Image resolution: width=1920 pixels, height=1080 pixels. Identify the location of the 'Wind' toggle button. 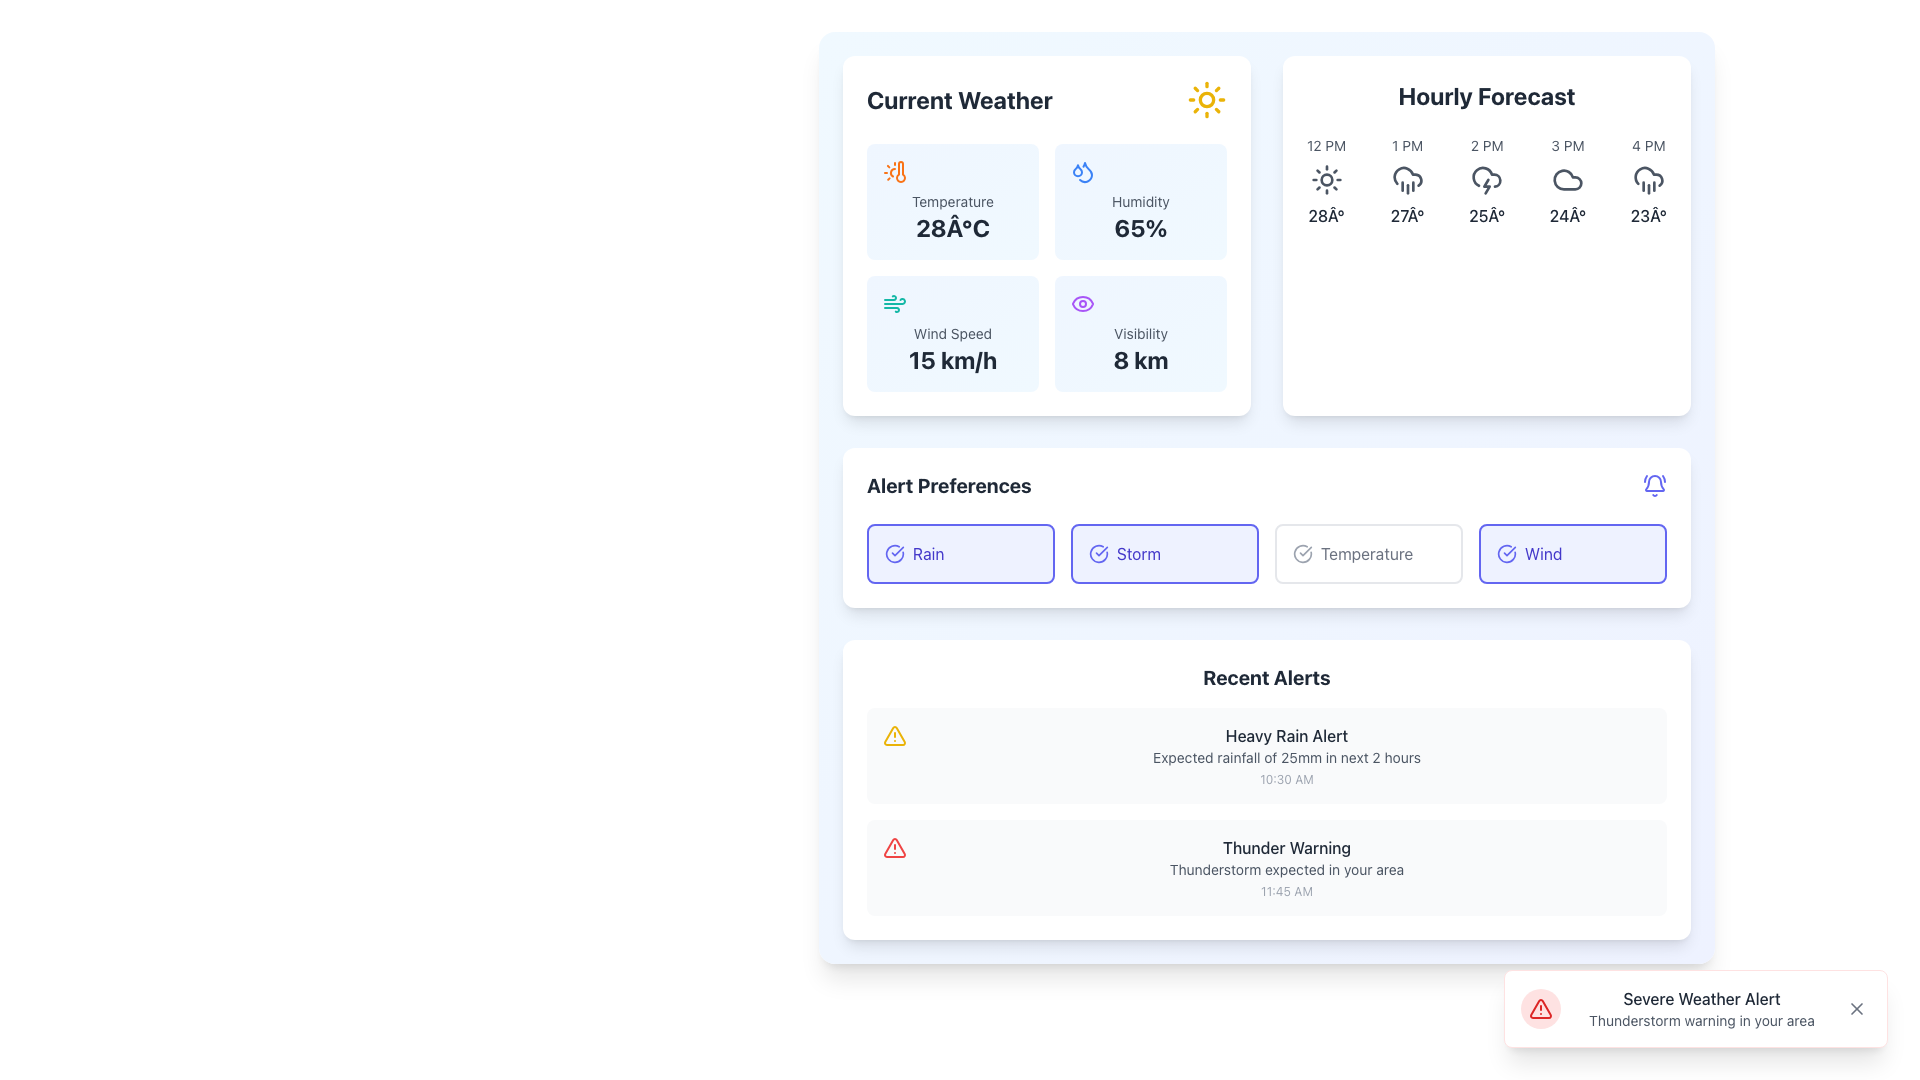
(1572, 554).